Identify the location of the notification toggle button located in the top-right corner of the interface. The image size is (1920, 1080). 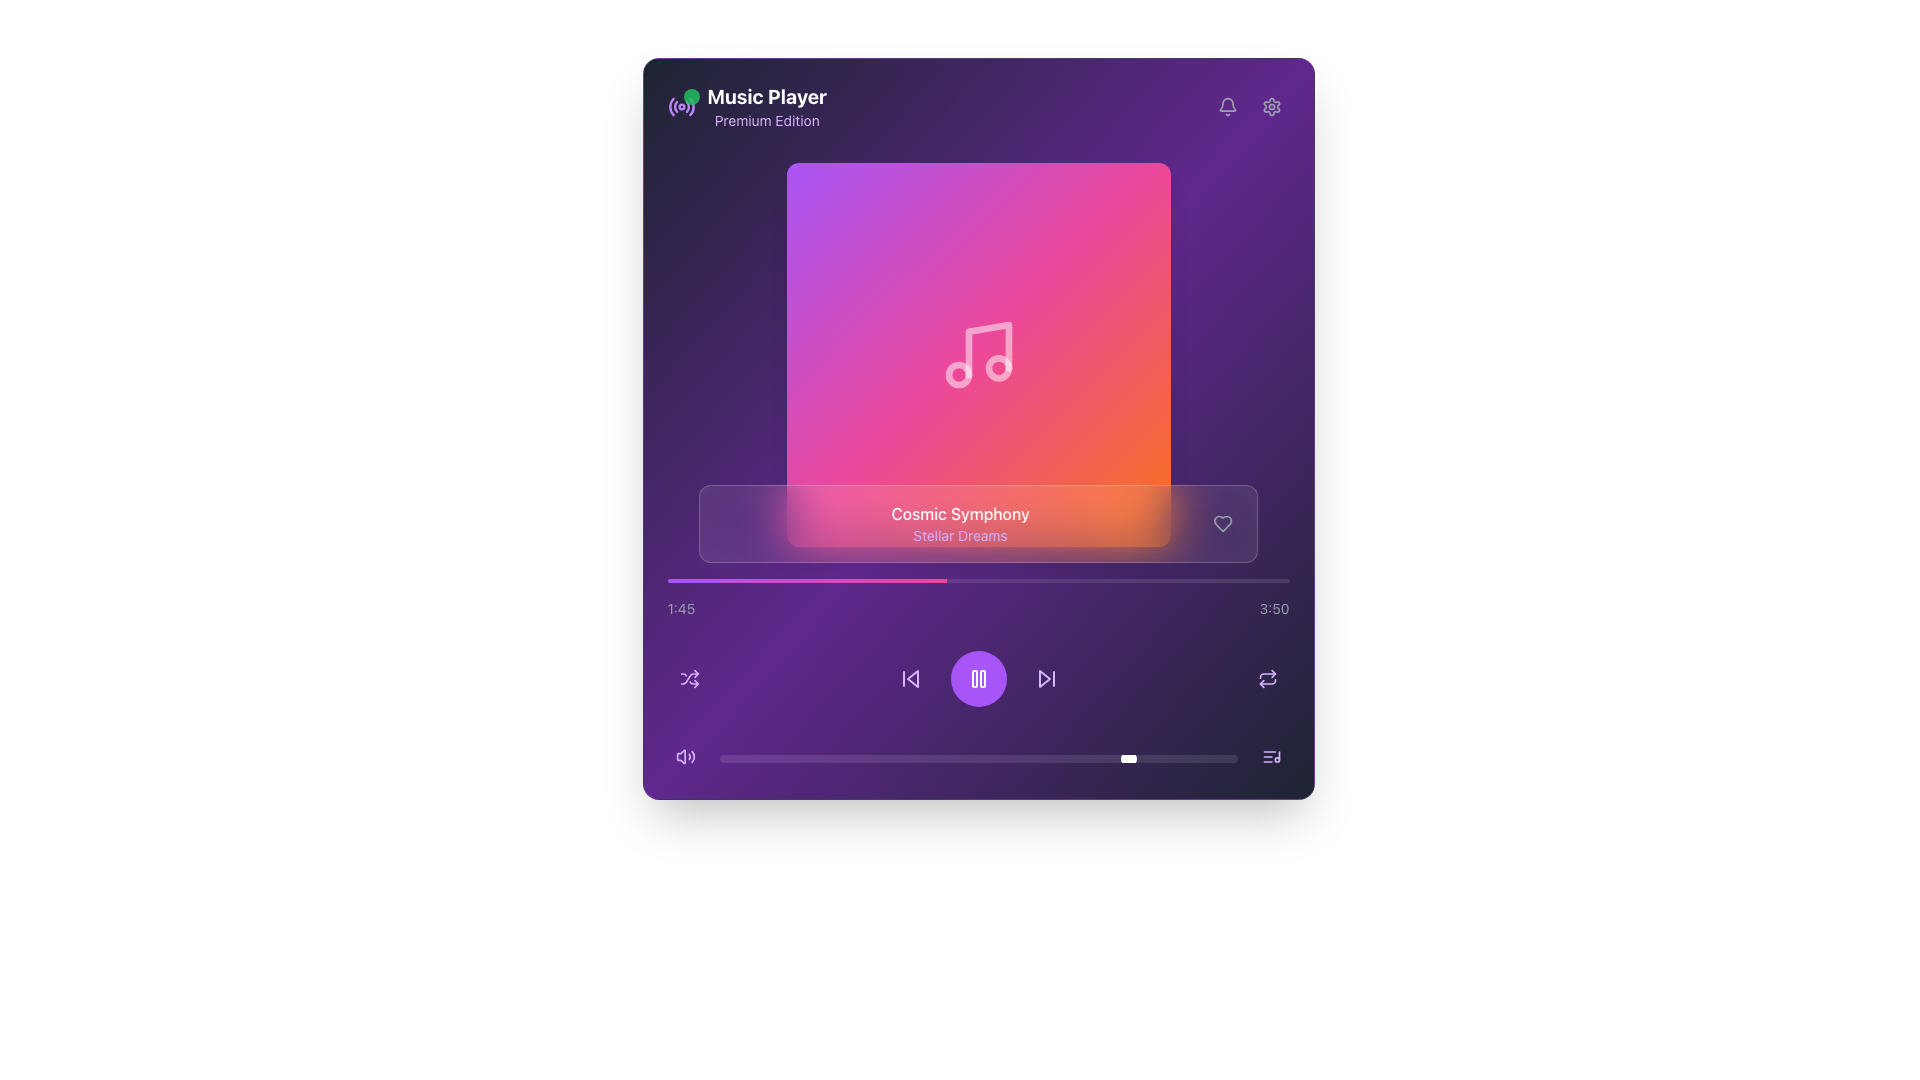
(1226, 107).